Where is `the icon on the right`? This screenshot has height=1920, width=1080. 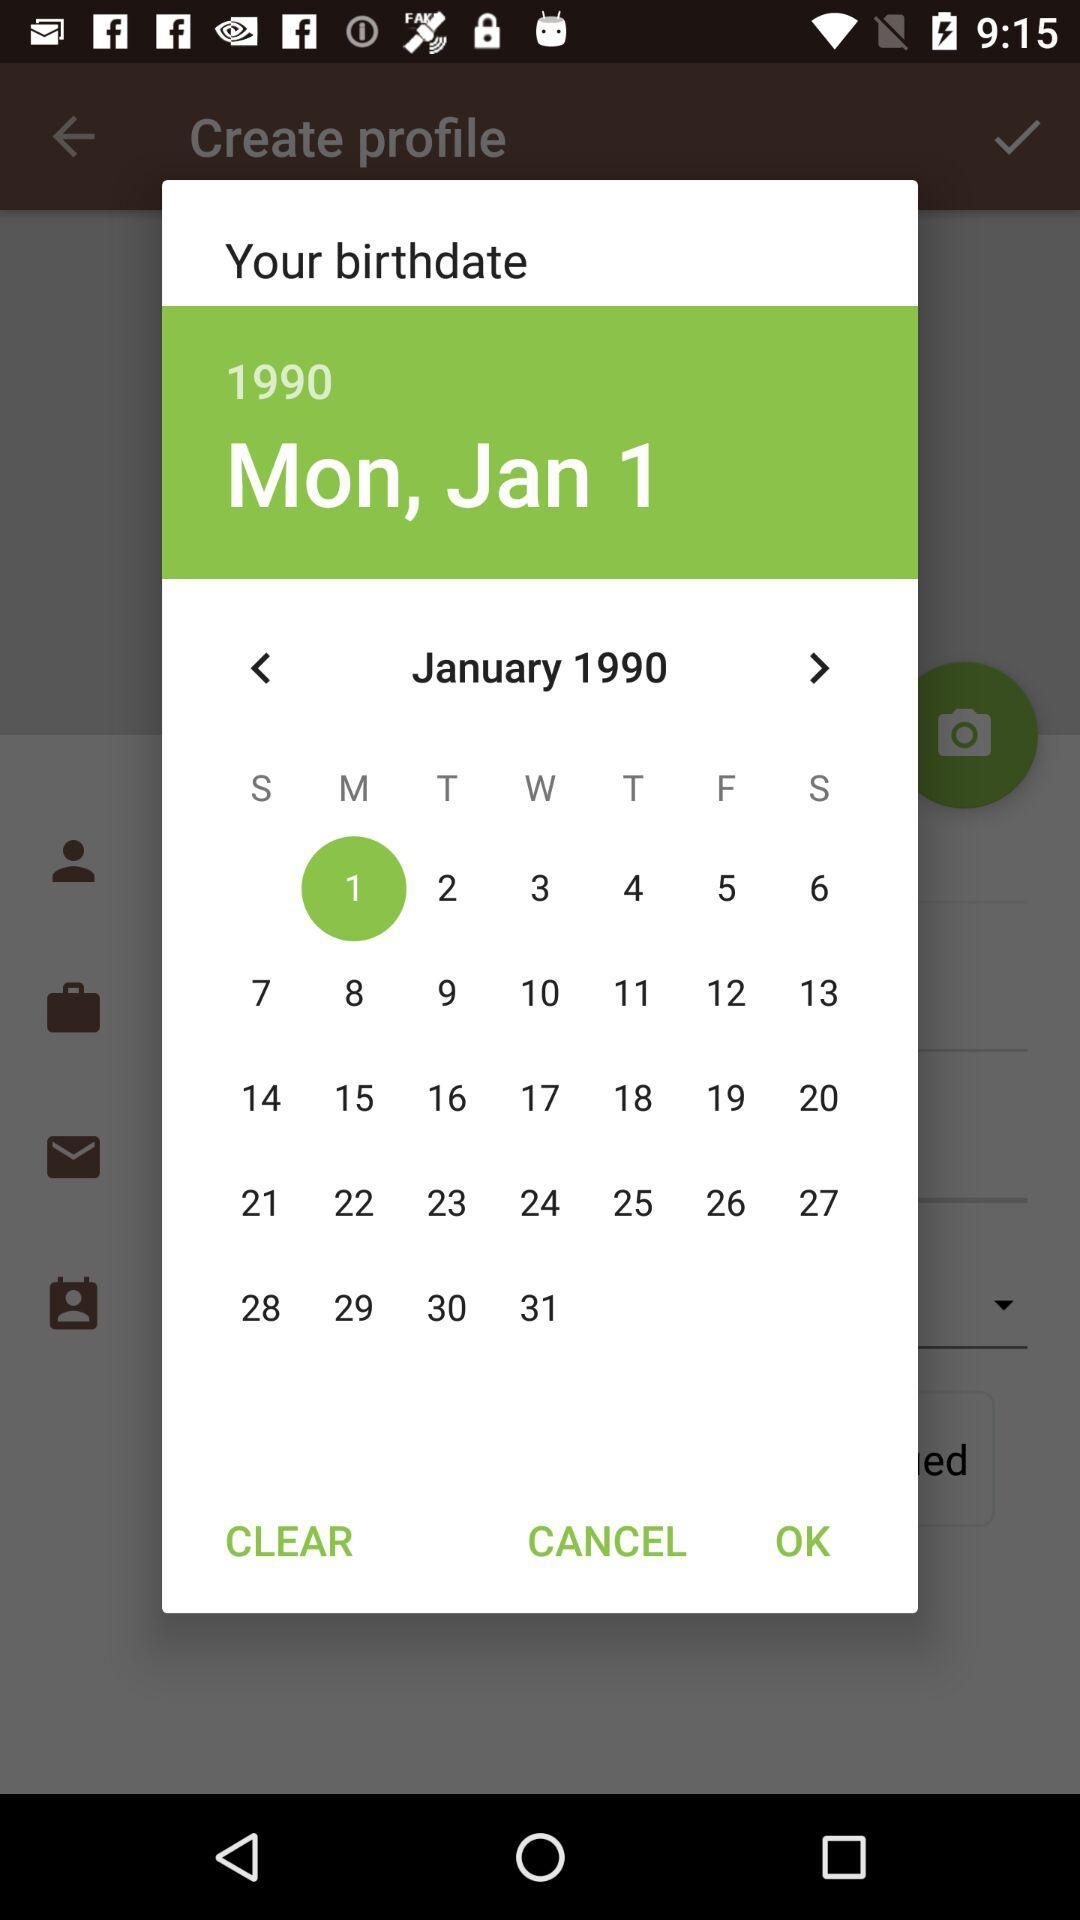
the icon on the right is located at coordinates (818, 668).